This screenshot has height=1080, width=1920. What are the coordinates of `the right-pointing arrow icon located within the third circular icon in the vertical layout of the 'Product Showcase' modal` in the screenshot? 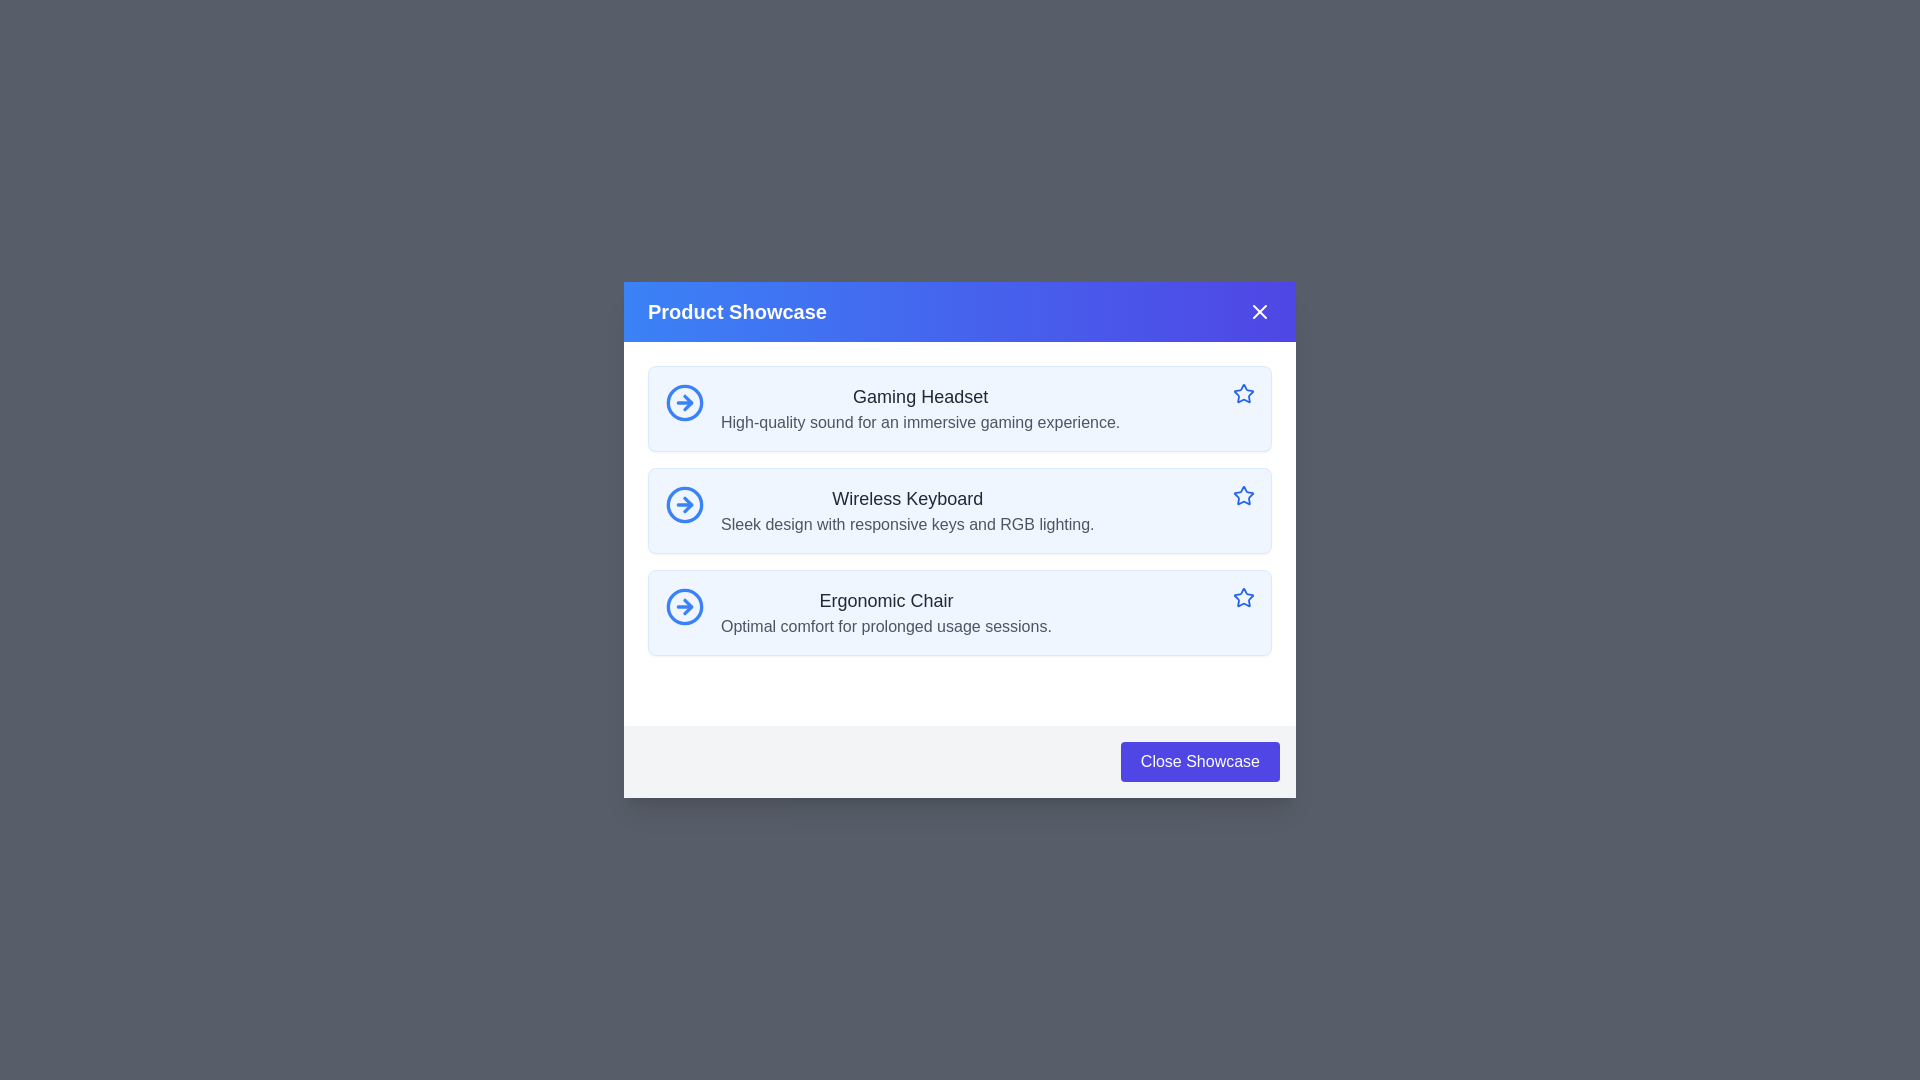 It's located at (688, 605).